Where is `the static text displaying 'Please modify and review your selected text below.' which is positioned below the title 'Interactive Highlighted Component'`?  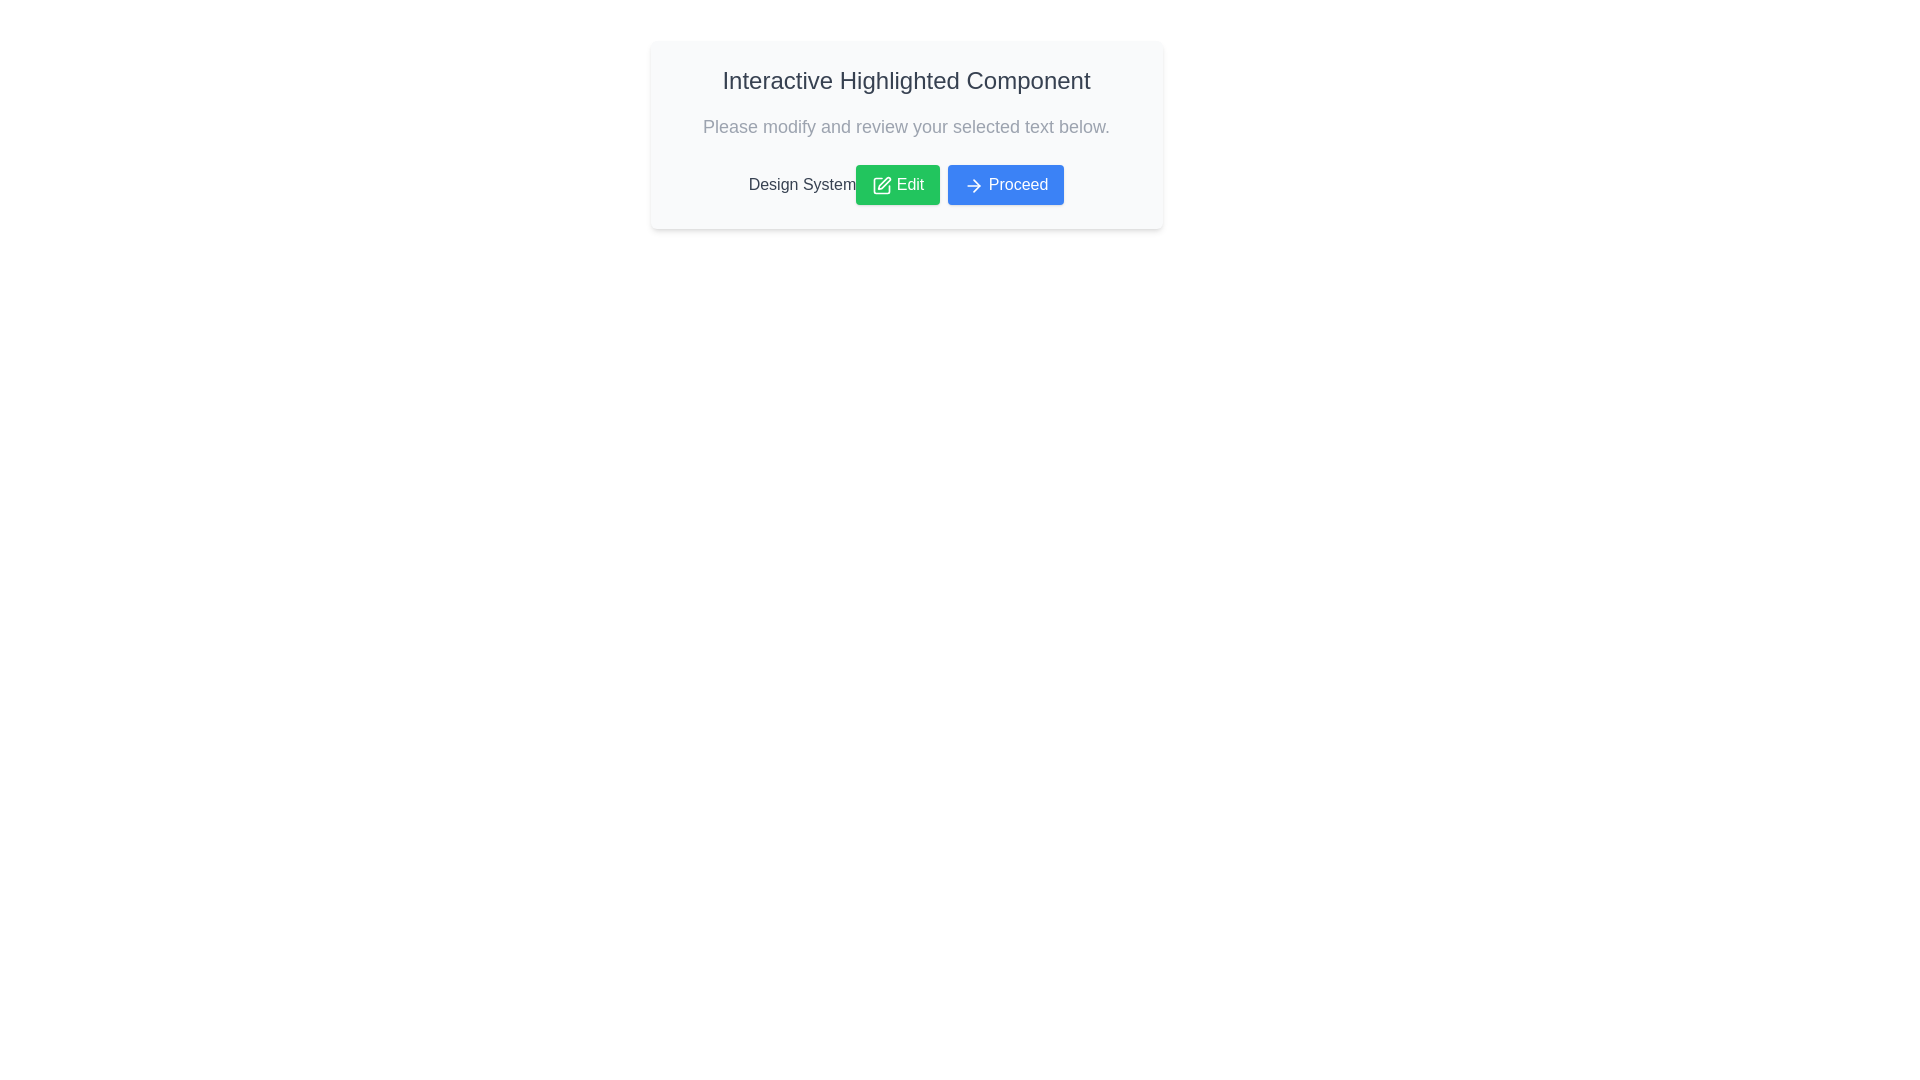
the static text displaying 'Please modify and review your selected text below.' which is positioned below the title 'Interactive Highlighted Component' is located at coordinates (905, 127).